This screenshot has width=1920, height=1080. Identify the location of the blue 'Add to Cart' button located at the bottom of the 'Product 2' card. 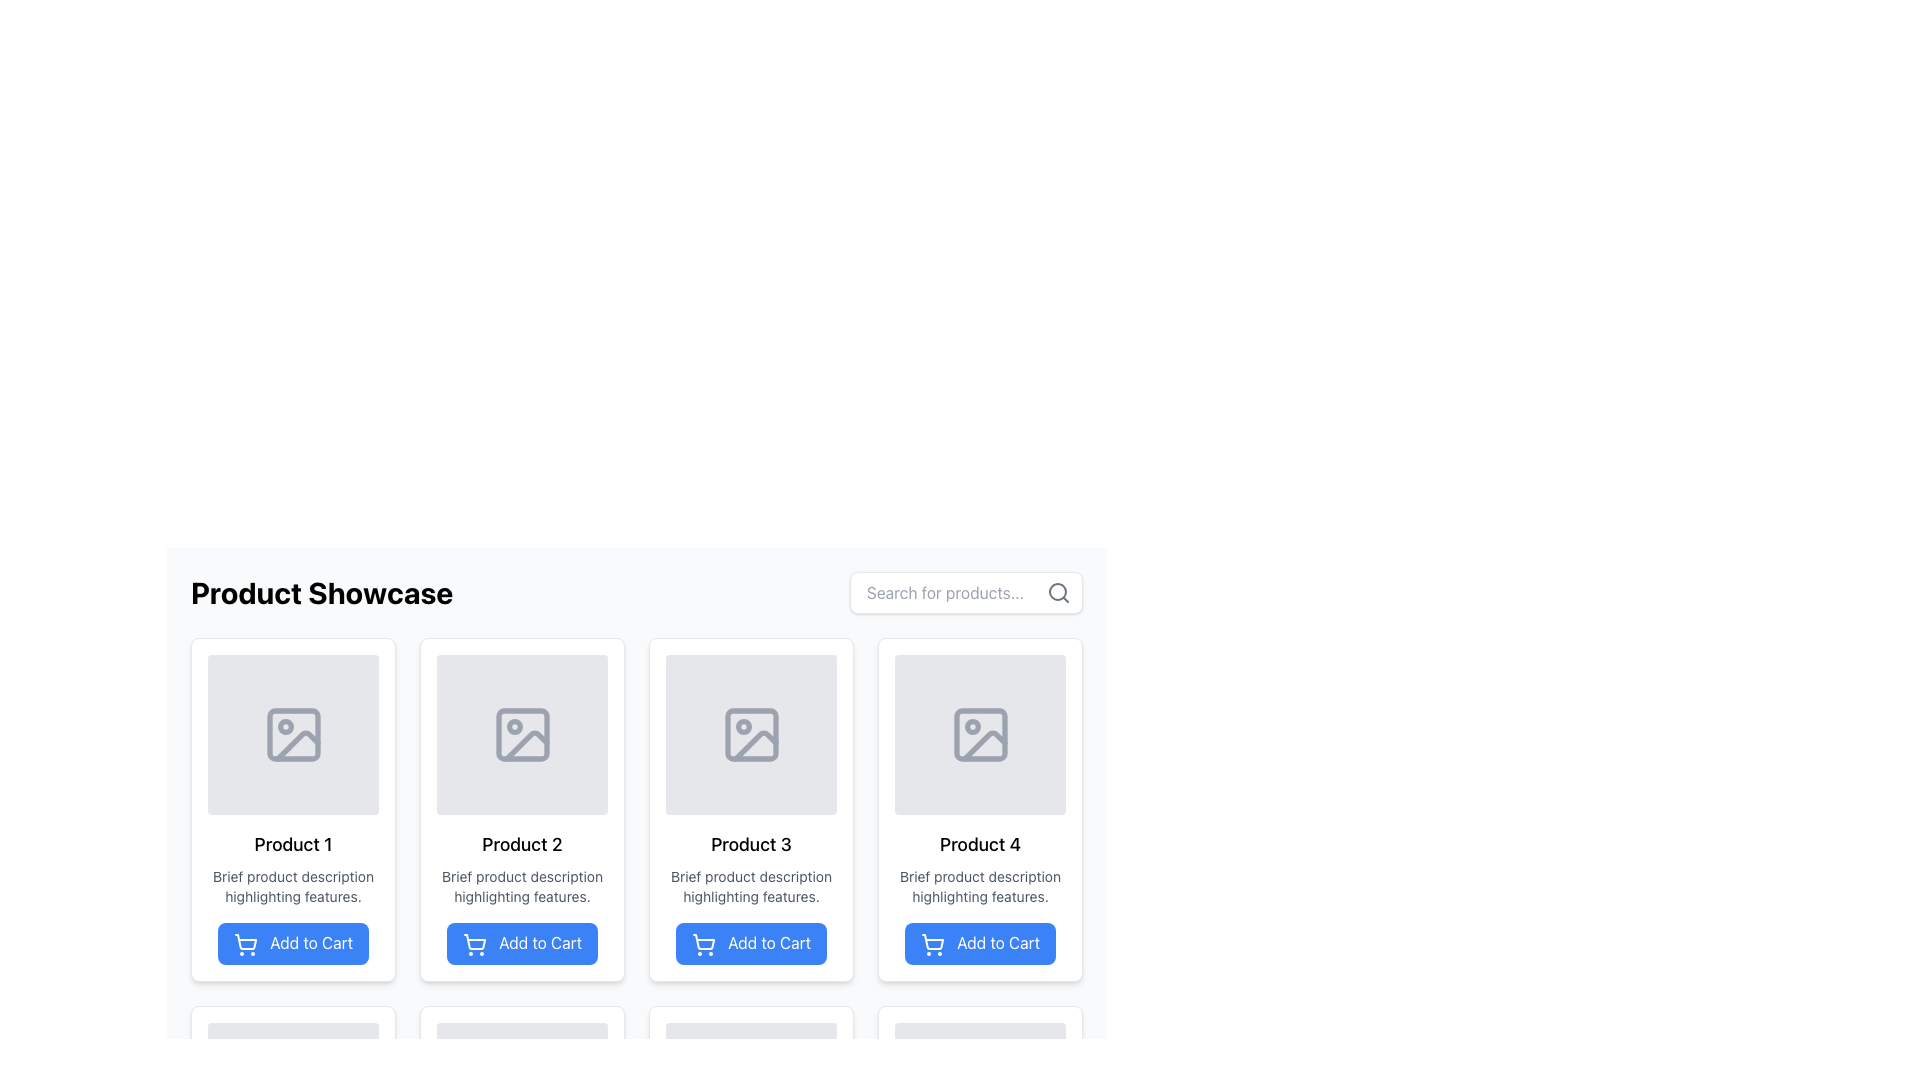
(522, 943).